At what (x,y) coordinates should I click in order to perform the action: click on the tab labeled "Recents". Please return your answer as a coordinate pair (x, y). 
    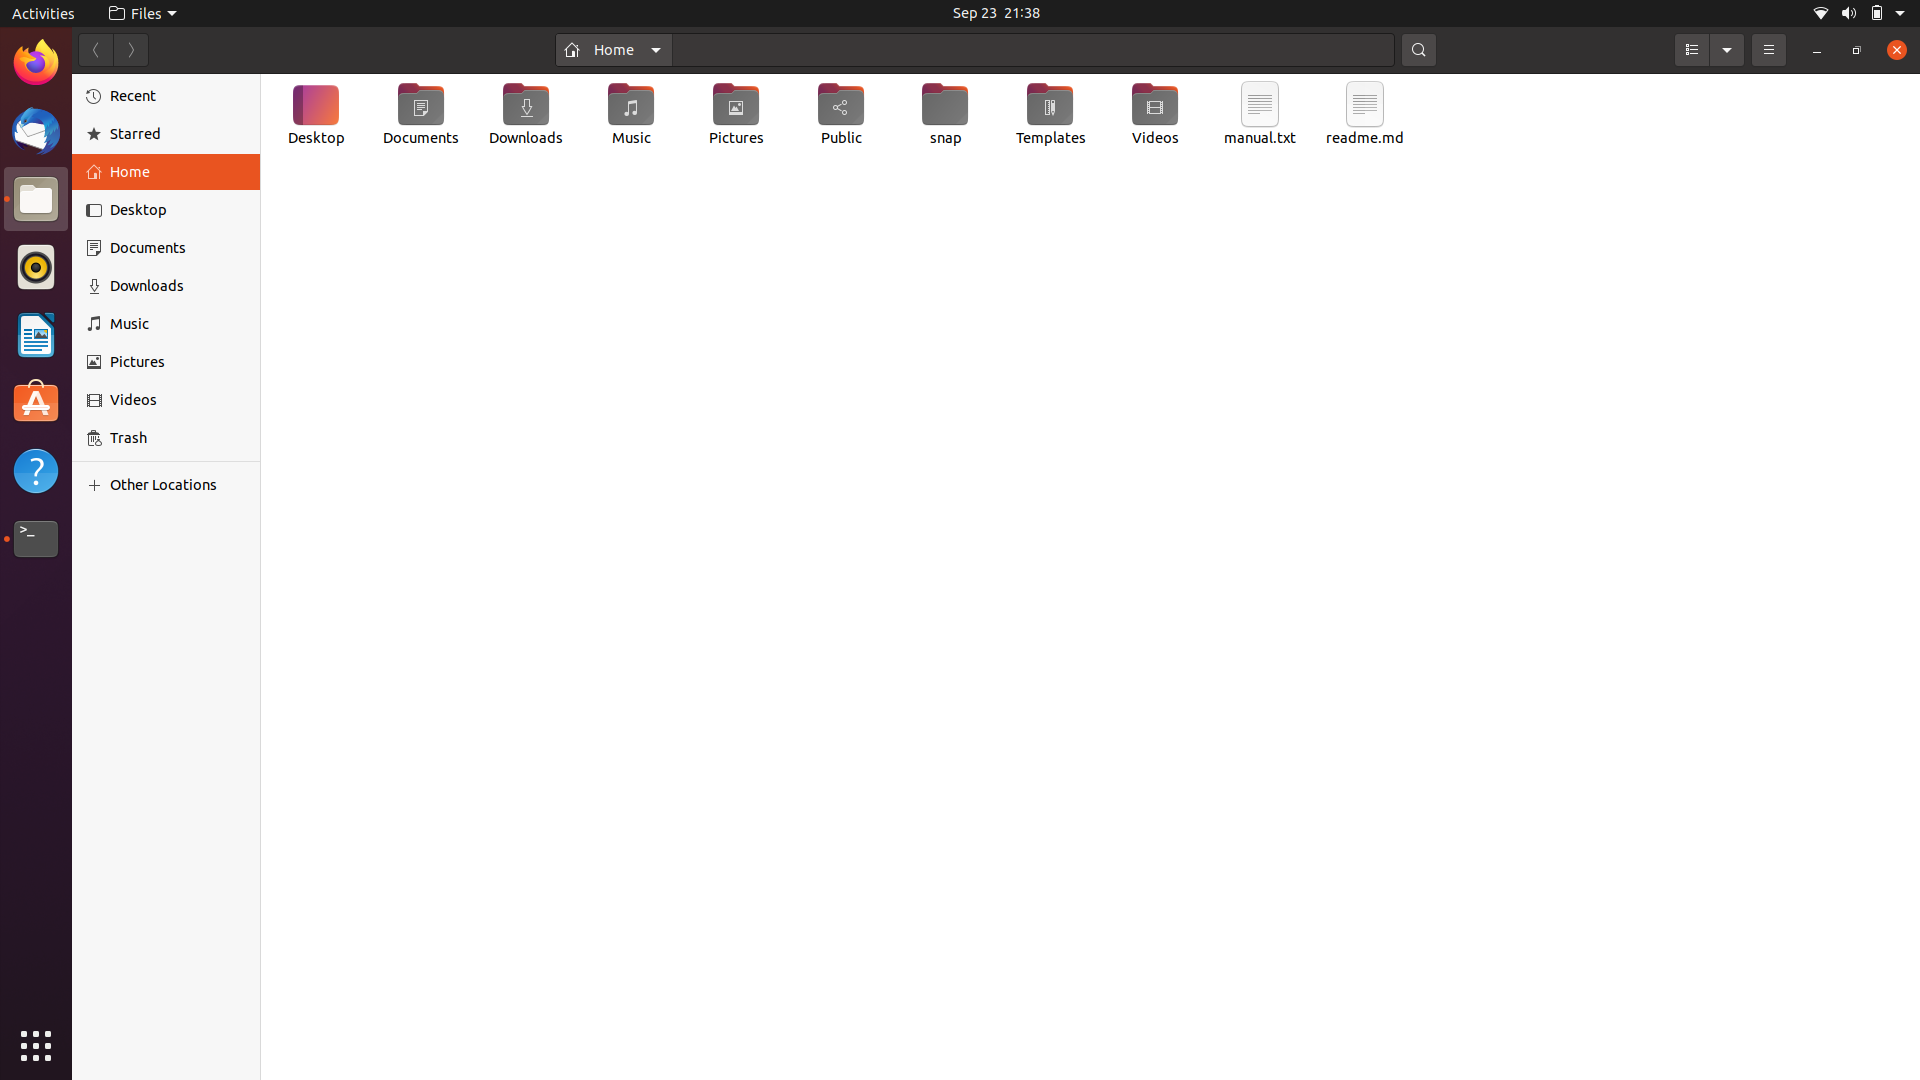
    Looking at the image, I should click on (166, 94).